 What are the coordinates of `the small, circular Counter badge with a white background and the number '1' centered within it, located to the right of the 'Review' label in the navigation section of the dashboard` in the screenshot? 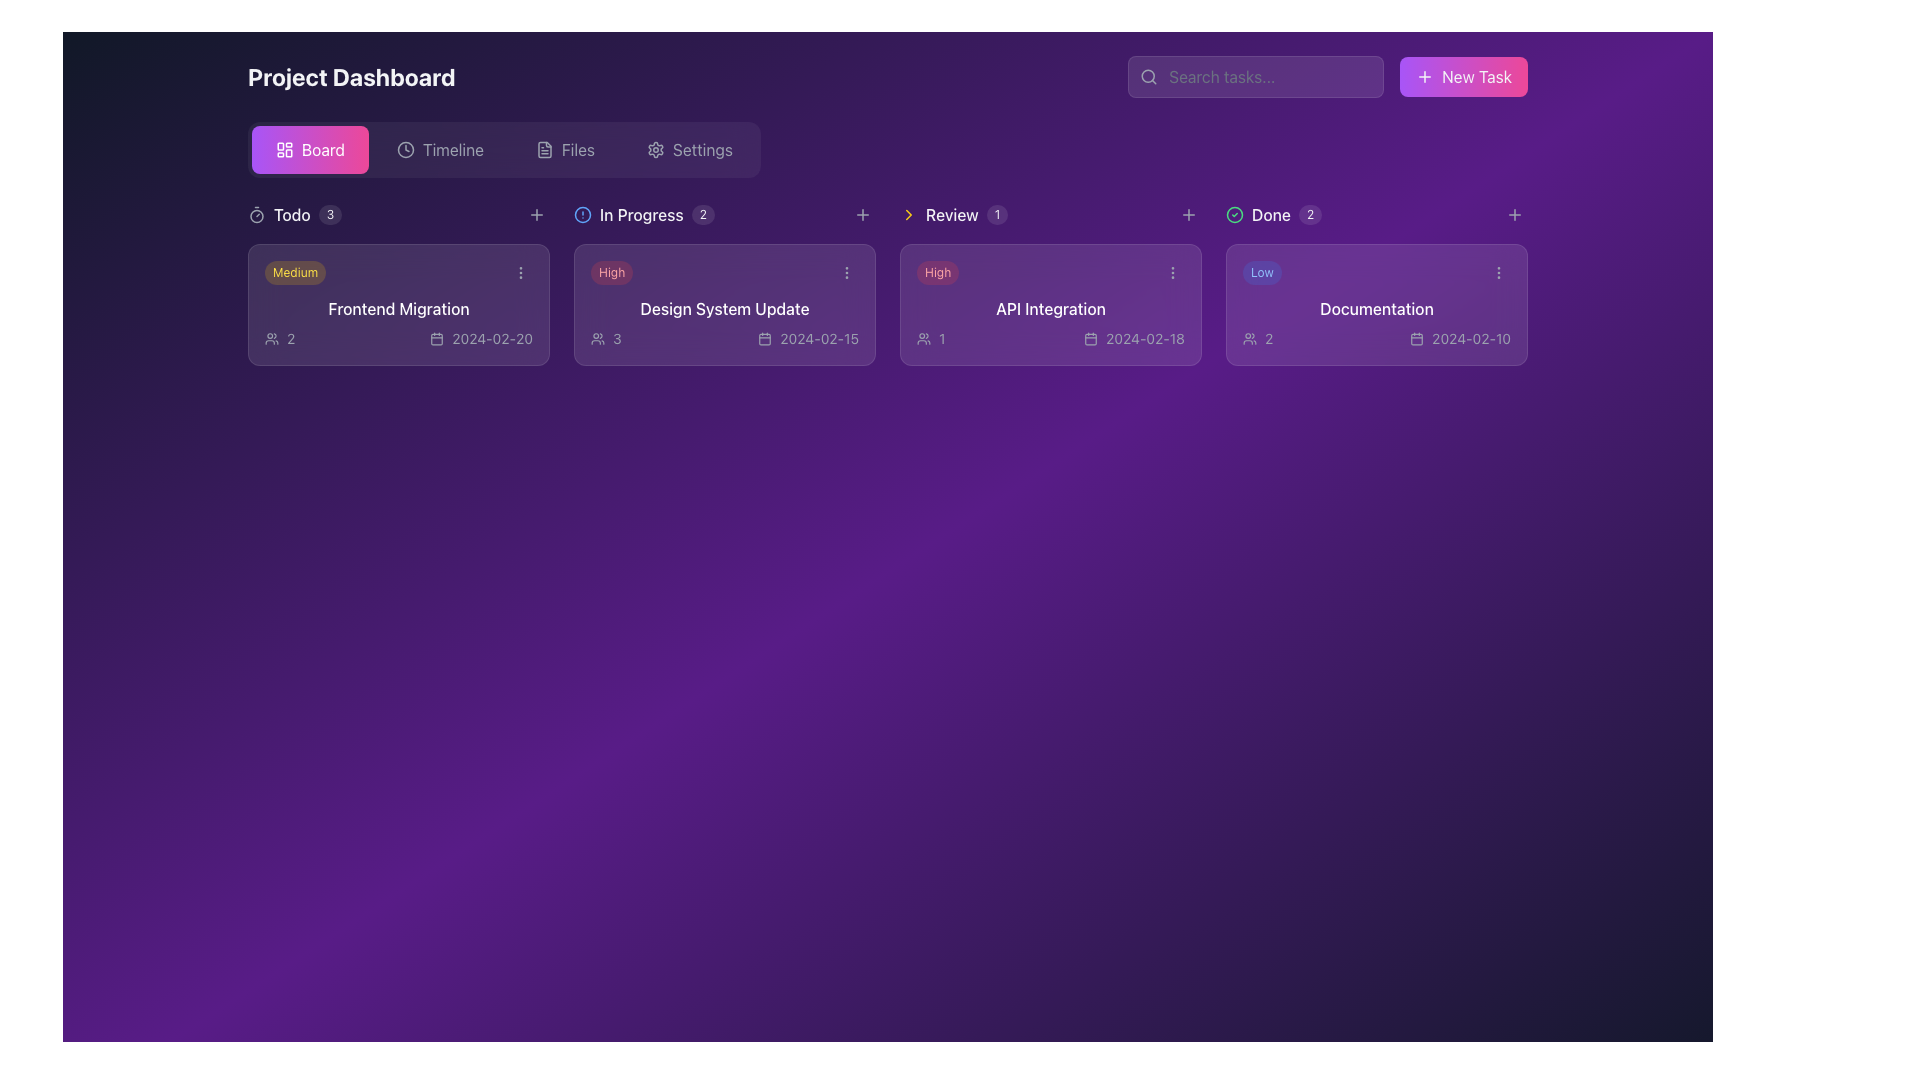 It's located at (997, 215).